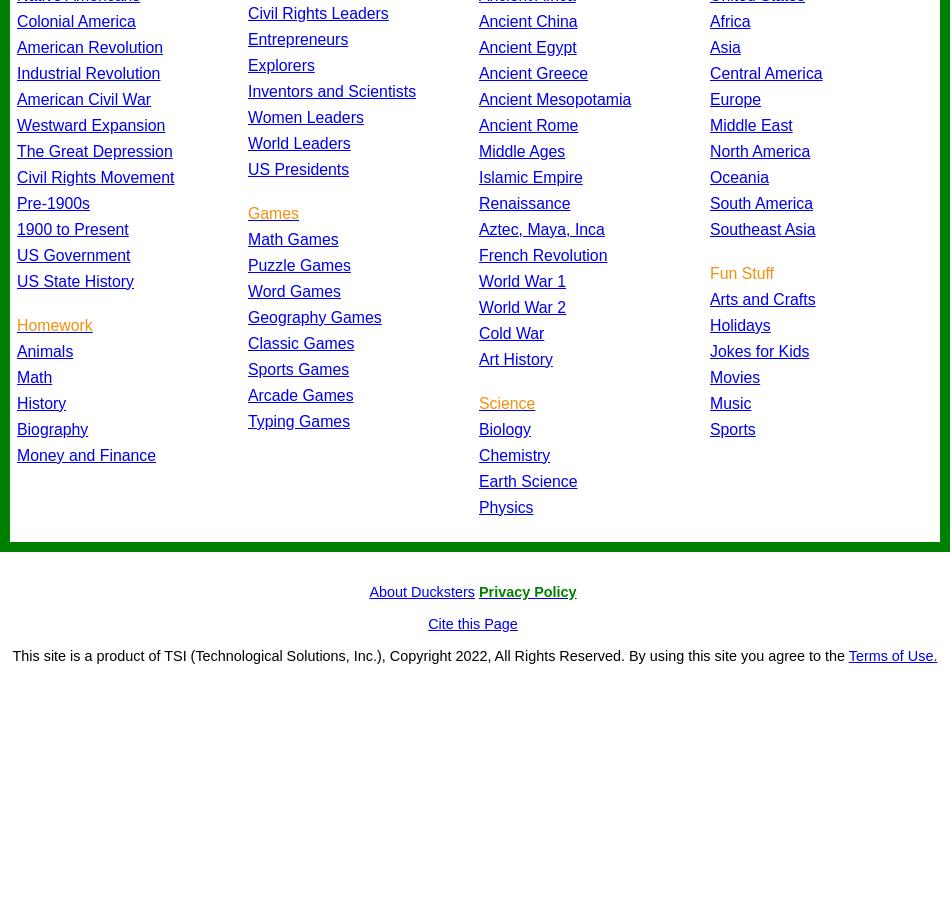 This screenshot has width=950, height=904. What do you see at coordinates (304, 115) in the screenshot?
I see `'Women Leaders'` at bounding box center [304, 115].